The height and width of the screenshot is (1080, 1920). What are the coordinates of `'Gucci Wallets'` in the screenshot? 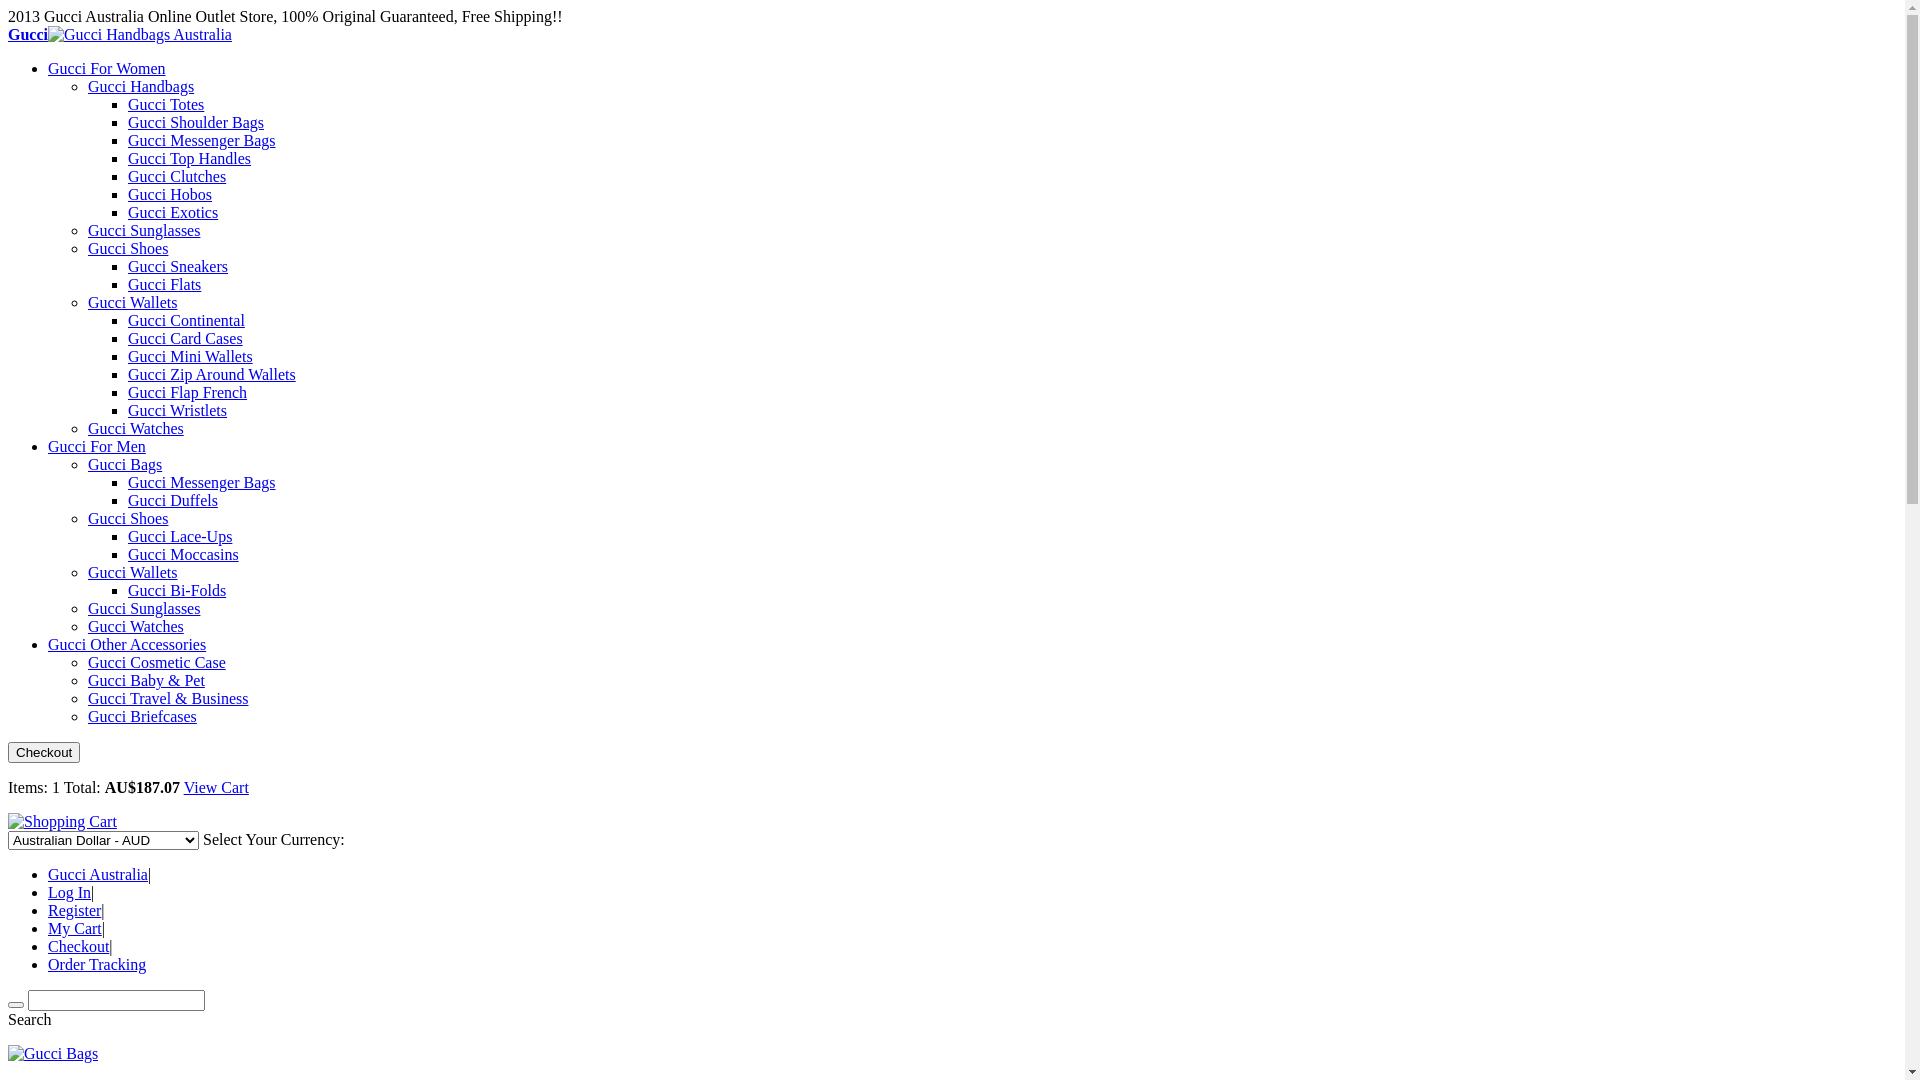 It's located at (132, 572).